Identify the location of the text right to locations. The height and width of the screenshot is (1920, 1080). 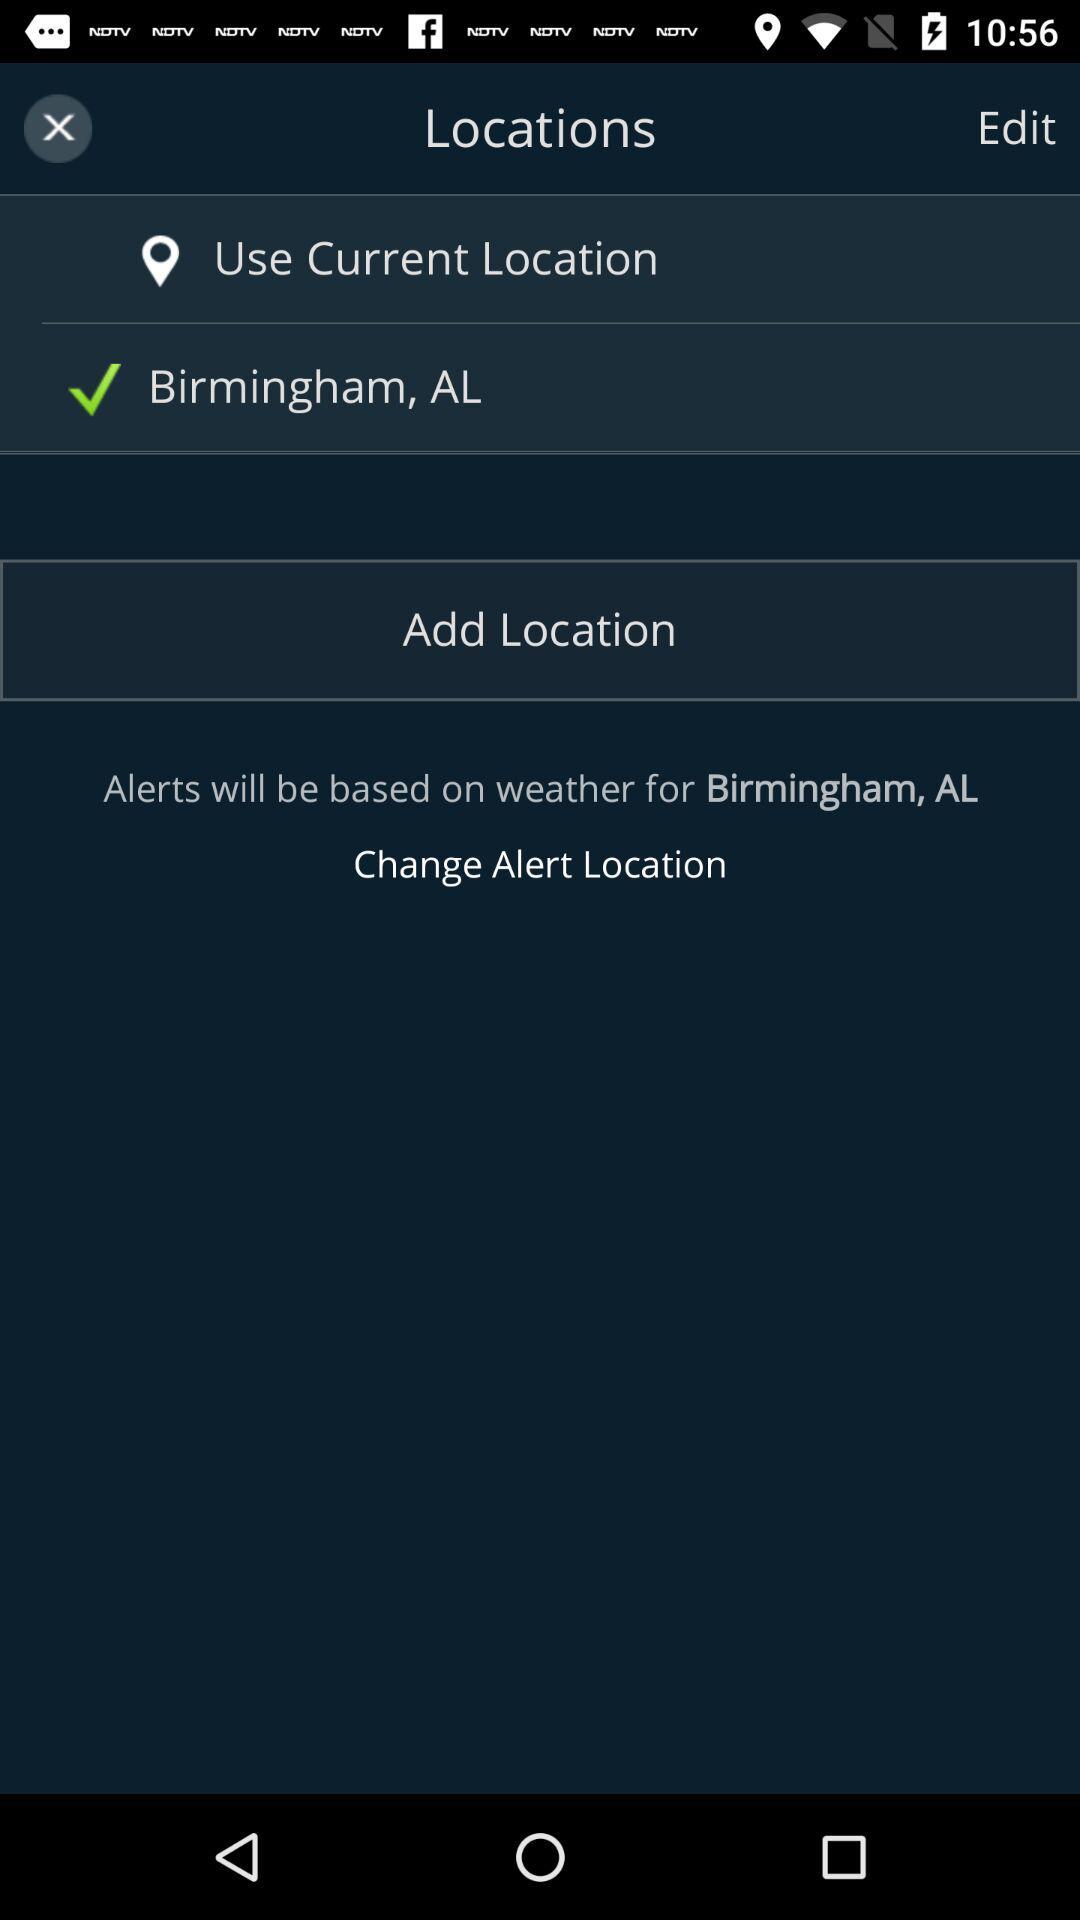
(1016, 127).